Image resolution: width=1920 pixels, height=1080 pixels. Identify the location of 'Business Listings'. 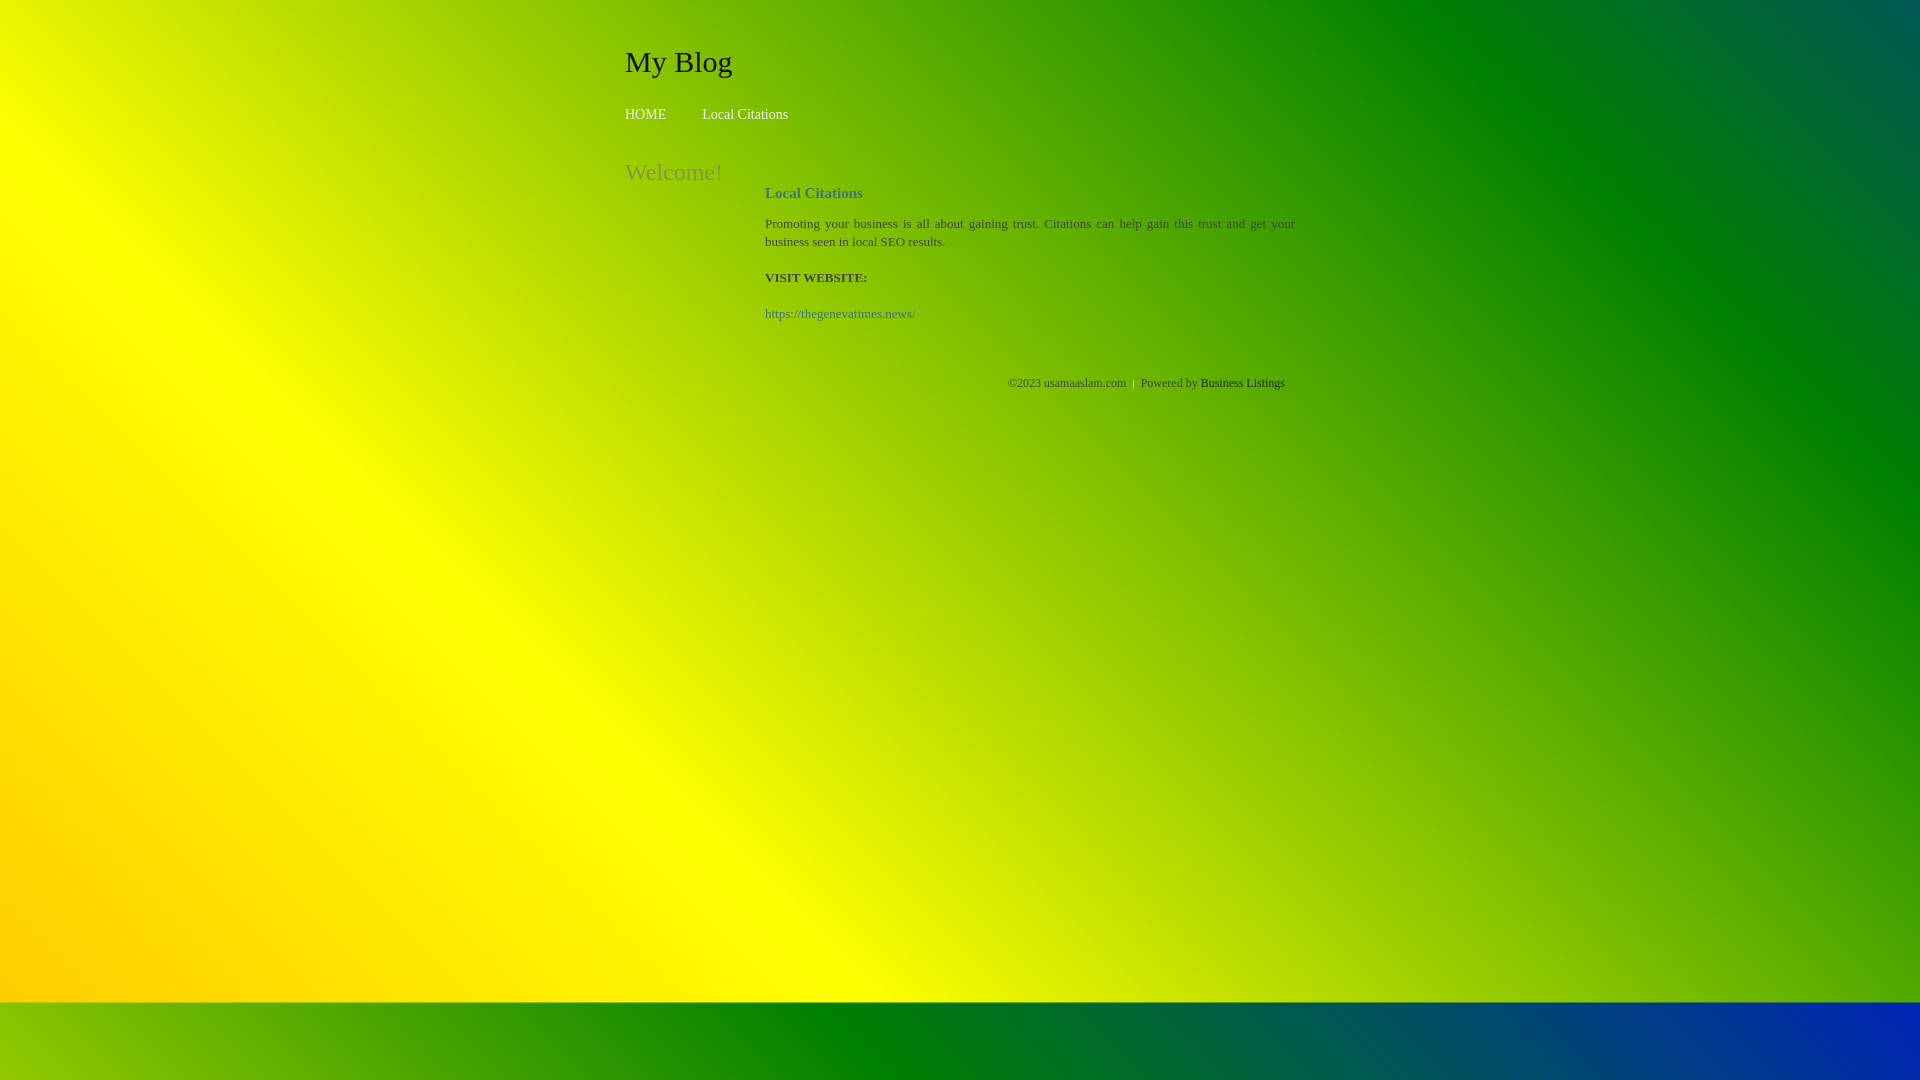
(1242, 382).